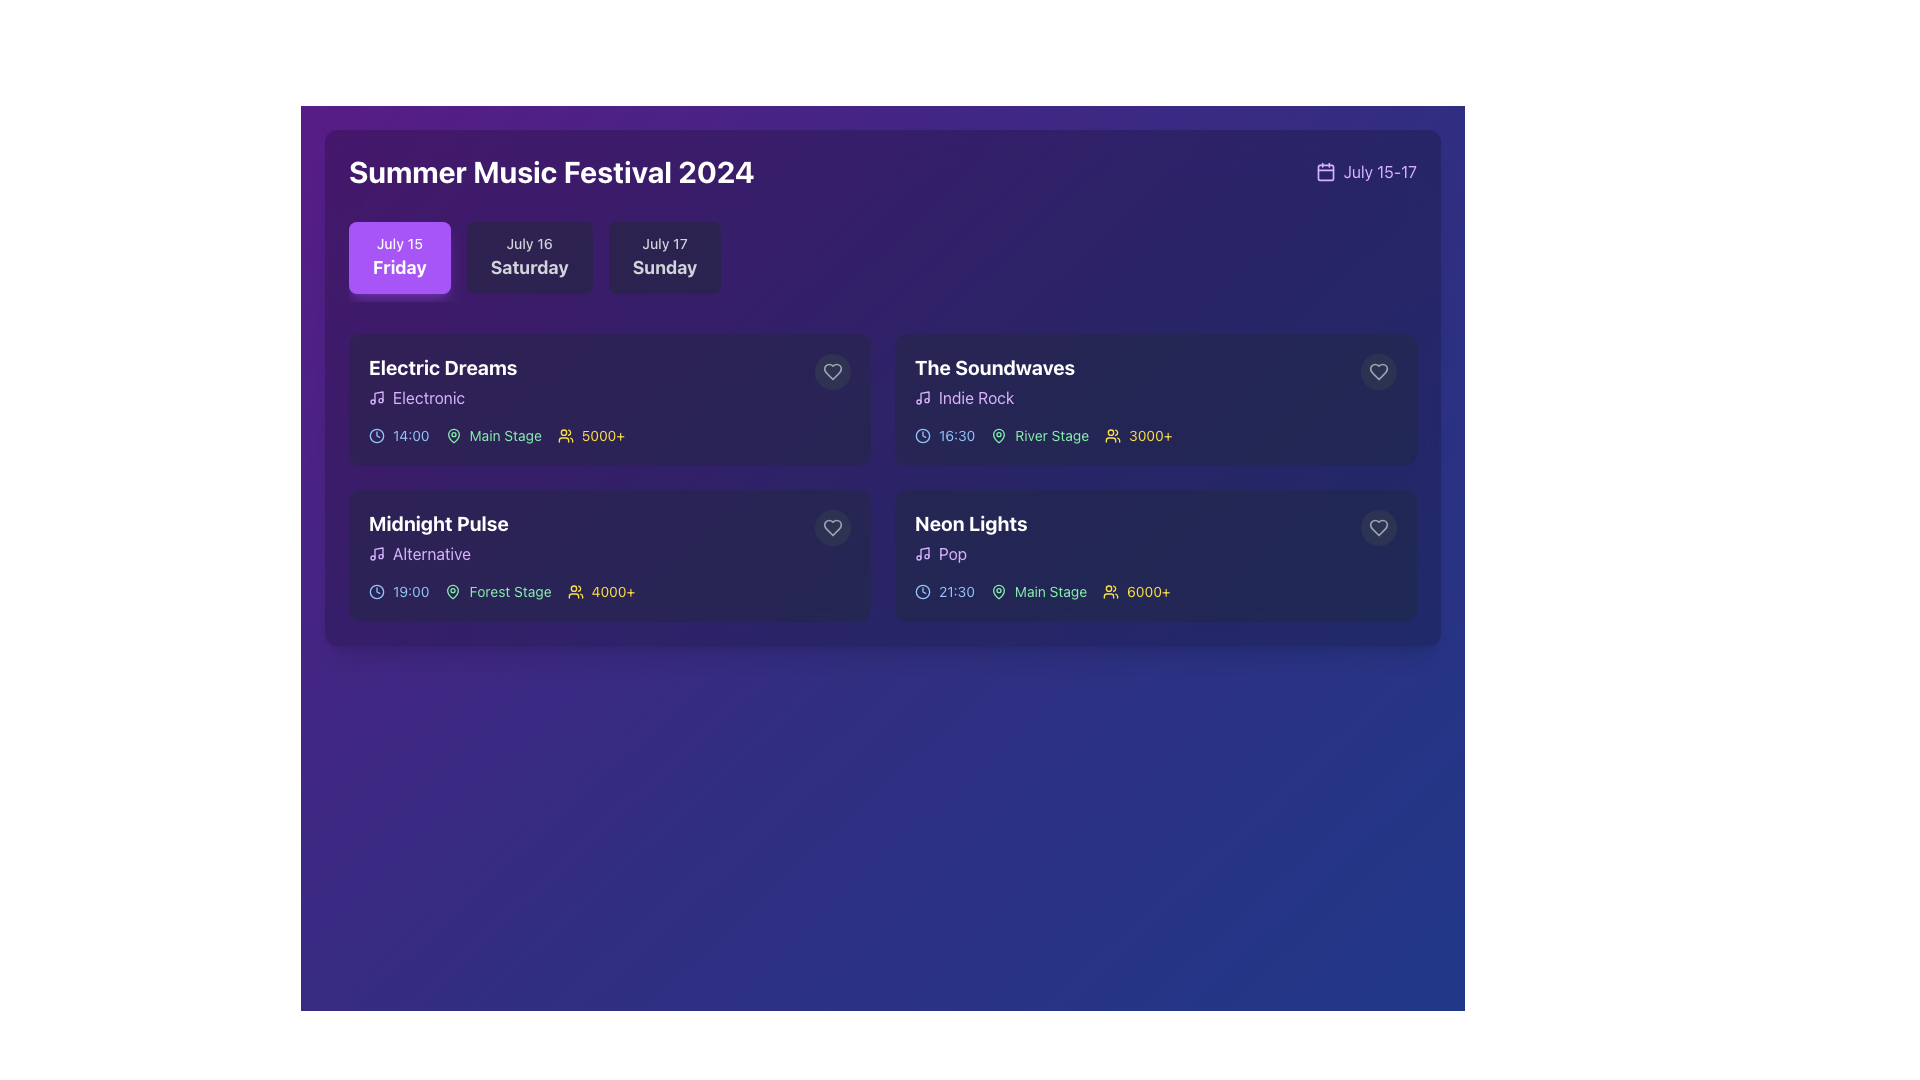 Image resolution: width=1920 pixels, height=1080 pixels. Describe the element at coordinates (510, 590) in the screenshot. I see `the text label 'Forest Stage' which is styled in green and indicates a clickable item, located in the lower-right part of the 'Midnight Pulse' event card` at that location.